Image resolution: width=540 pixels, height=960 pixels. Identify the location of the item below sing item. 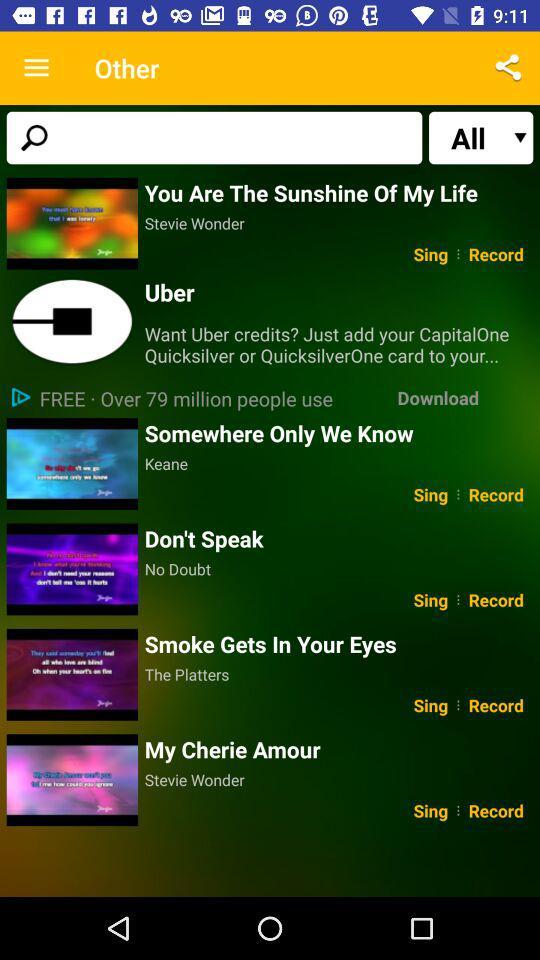
(338, 748).